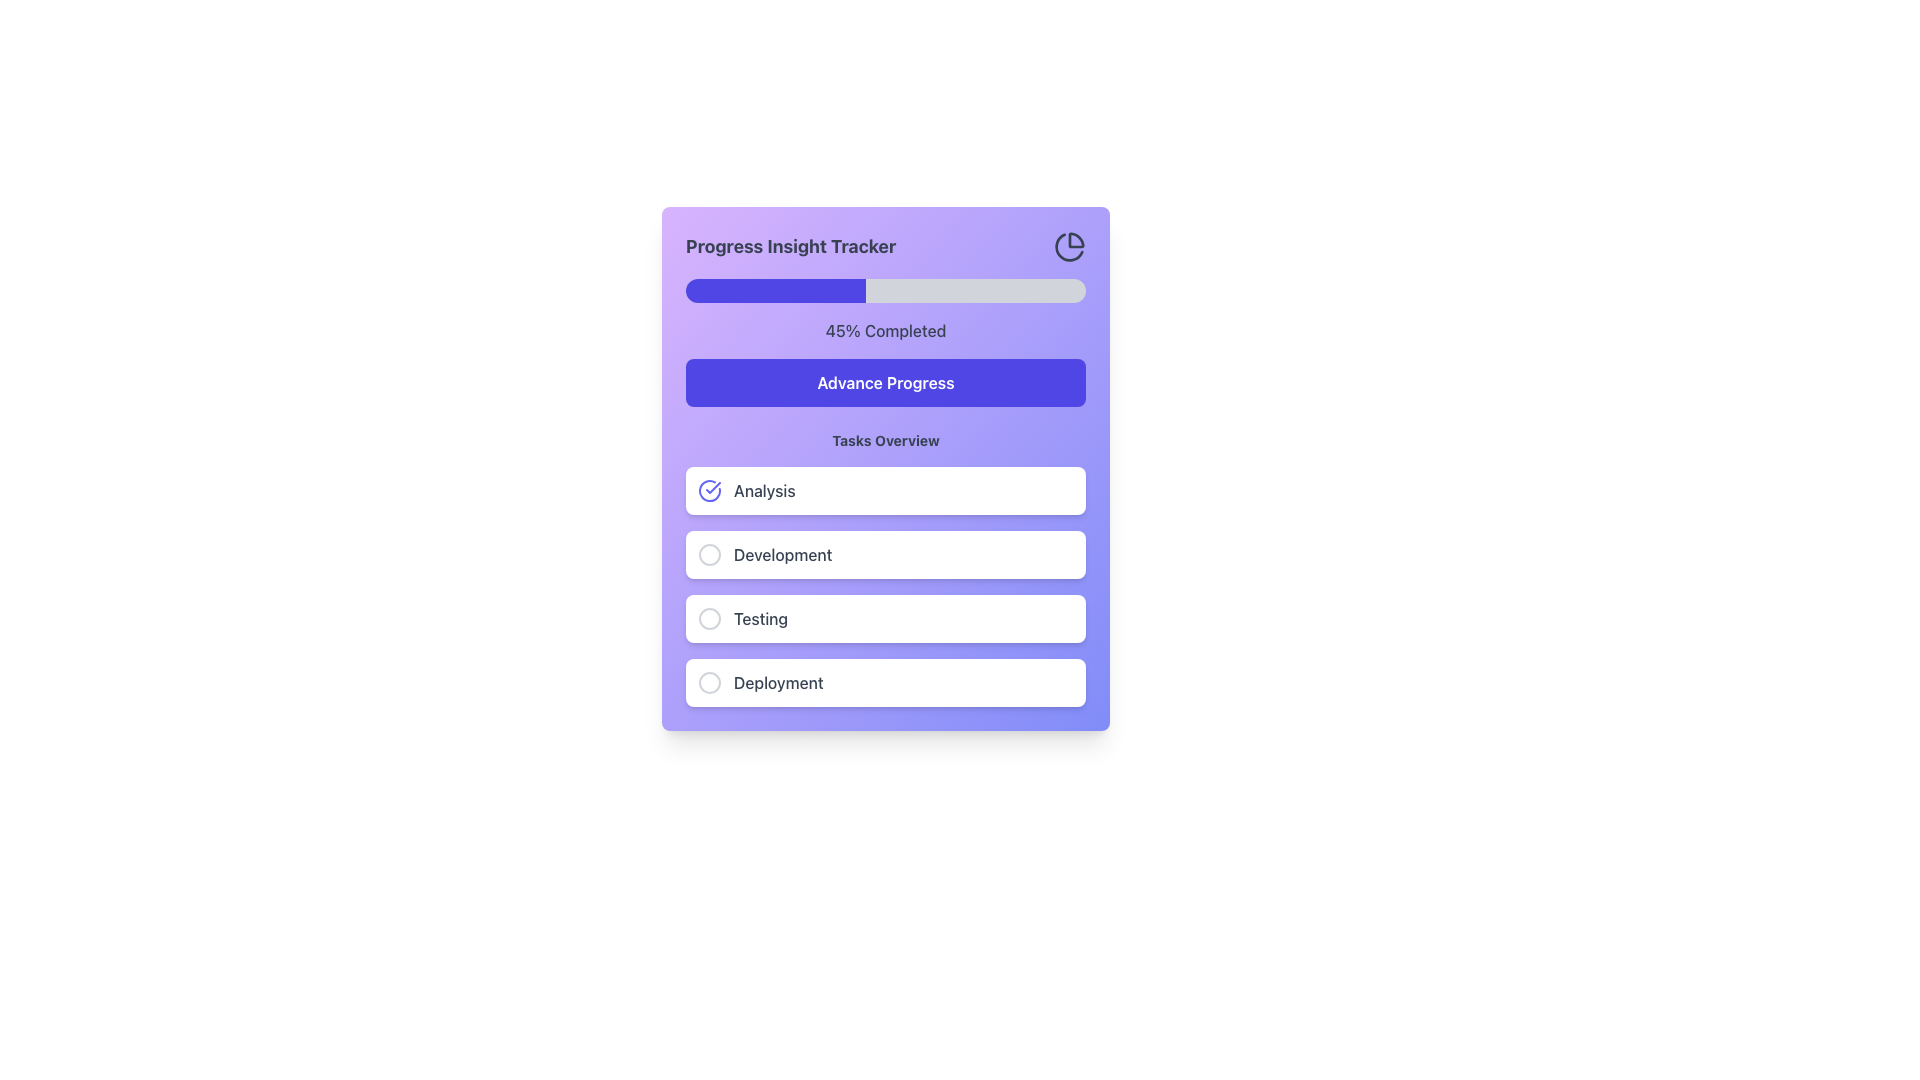  What do you see at coordinates (885, 490) in the screenshot?
I see `the Static card representing the task labeled 'Analysis' in the 'Tasks Overview' section, which is the first element in the vertical list` at bounding box center [885, 490].